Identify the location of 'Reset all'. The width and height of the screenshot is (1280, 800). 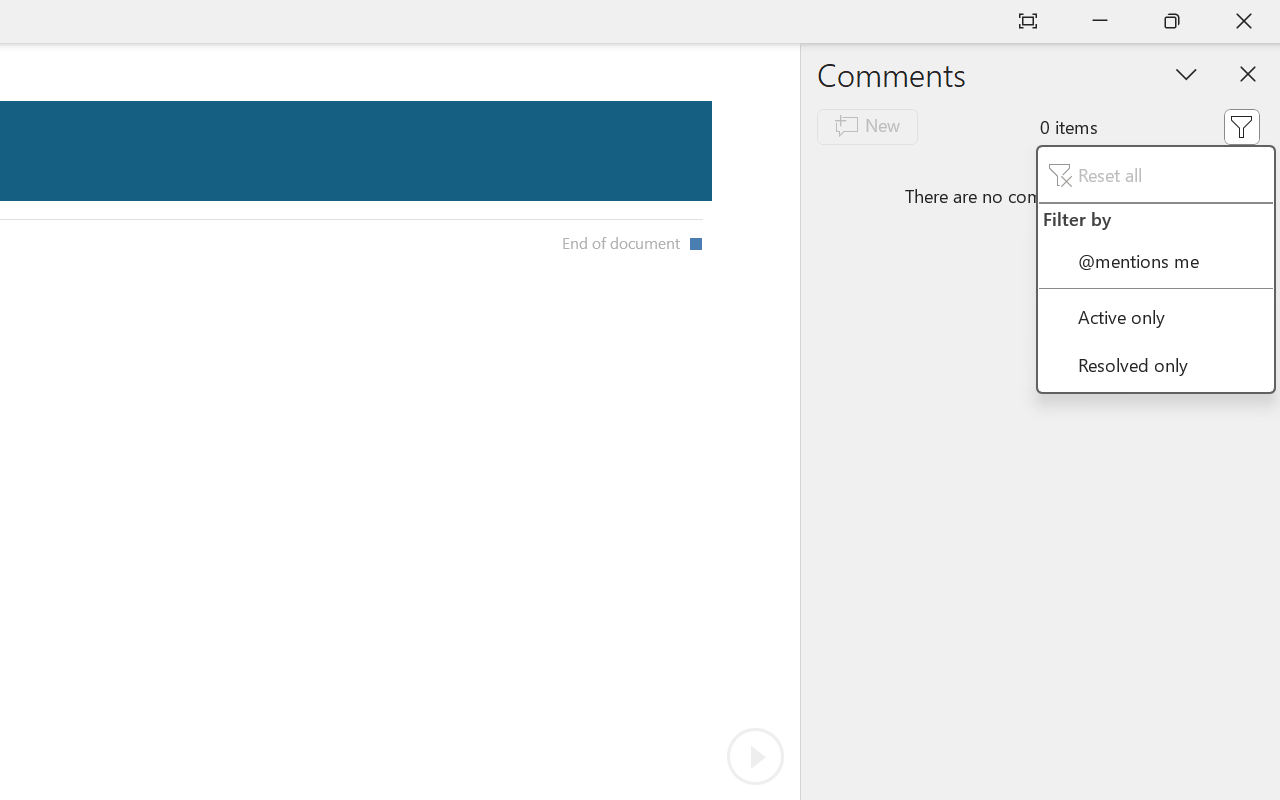
(1155, 174).